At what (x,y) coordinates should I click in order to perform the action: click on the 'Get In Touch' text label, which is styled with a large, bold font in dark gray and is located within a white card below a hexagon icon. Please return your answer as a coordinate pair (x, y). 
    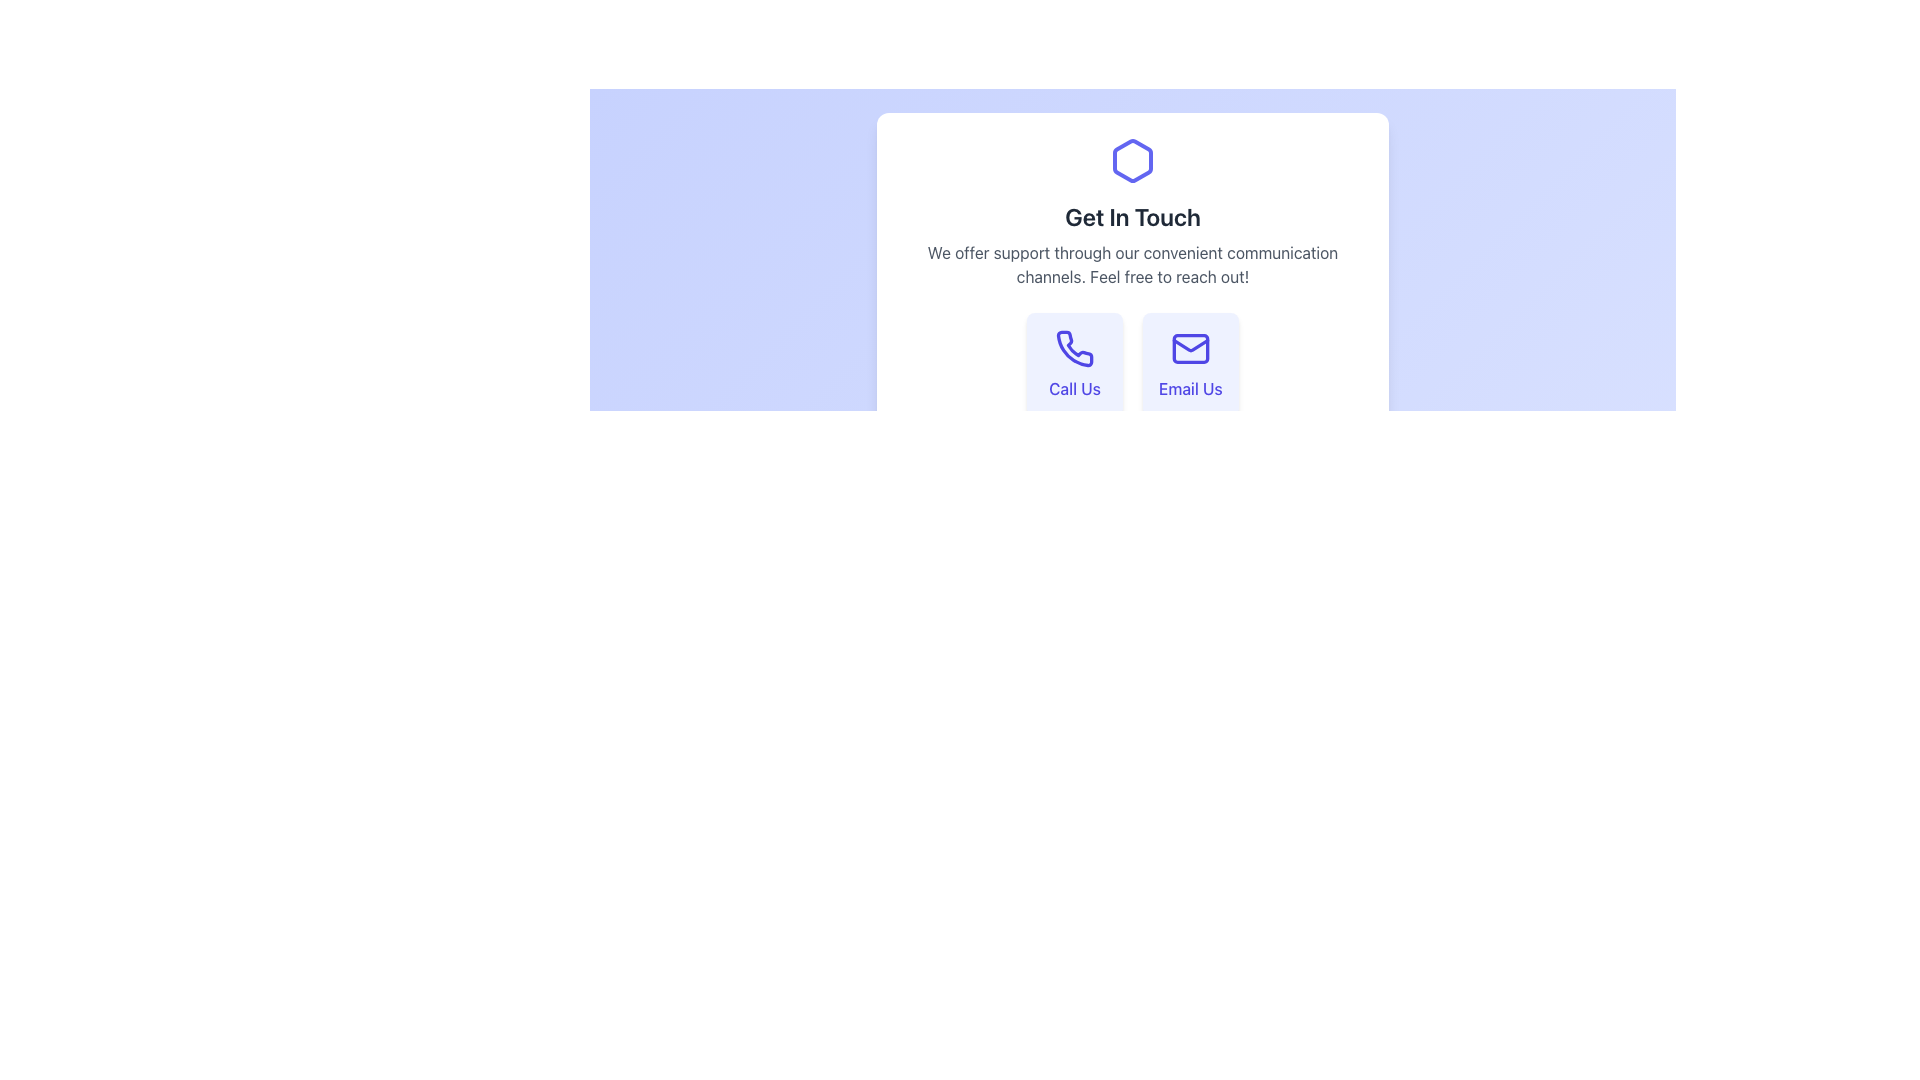
    Looking at the image, I should click on (1132, 216).